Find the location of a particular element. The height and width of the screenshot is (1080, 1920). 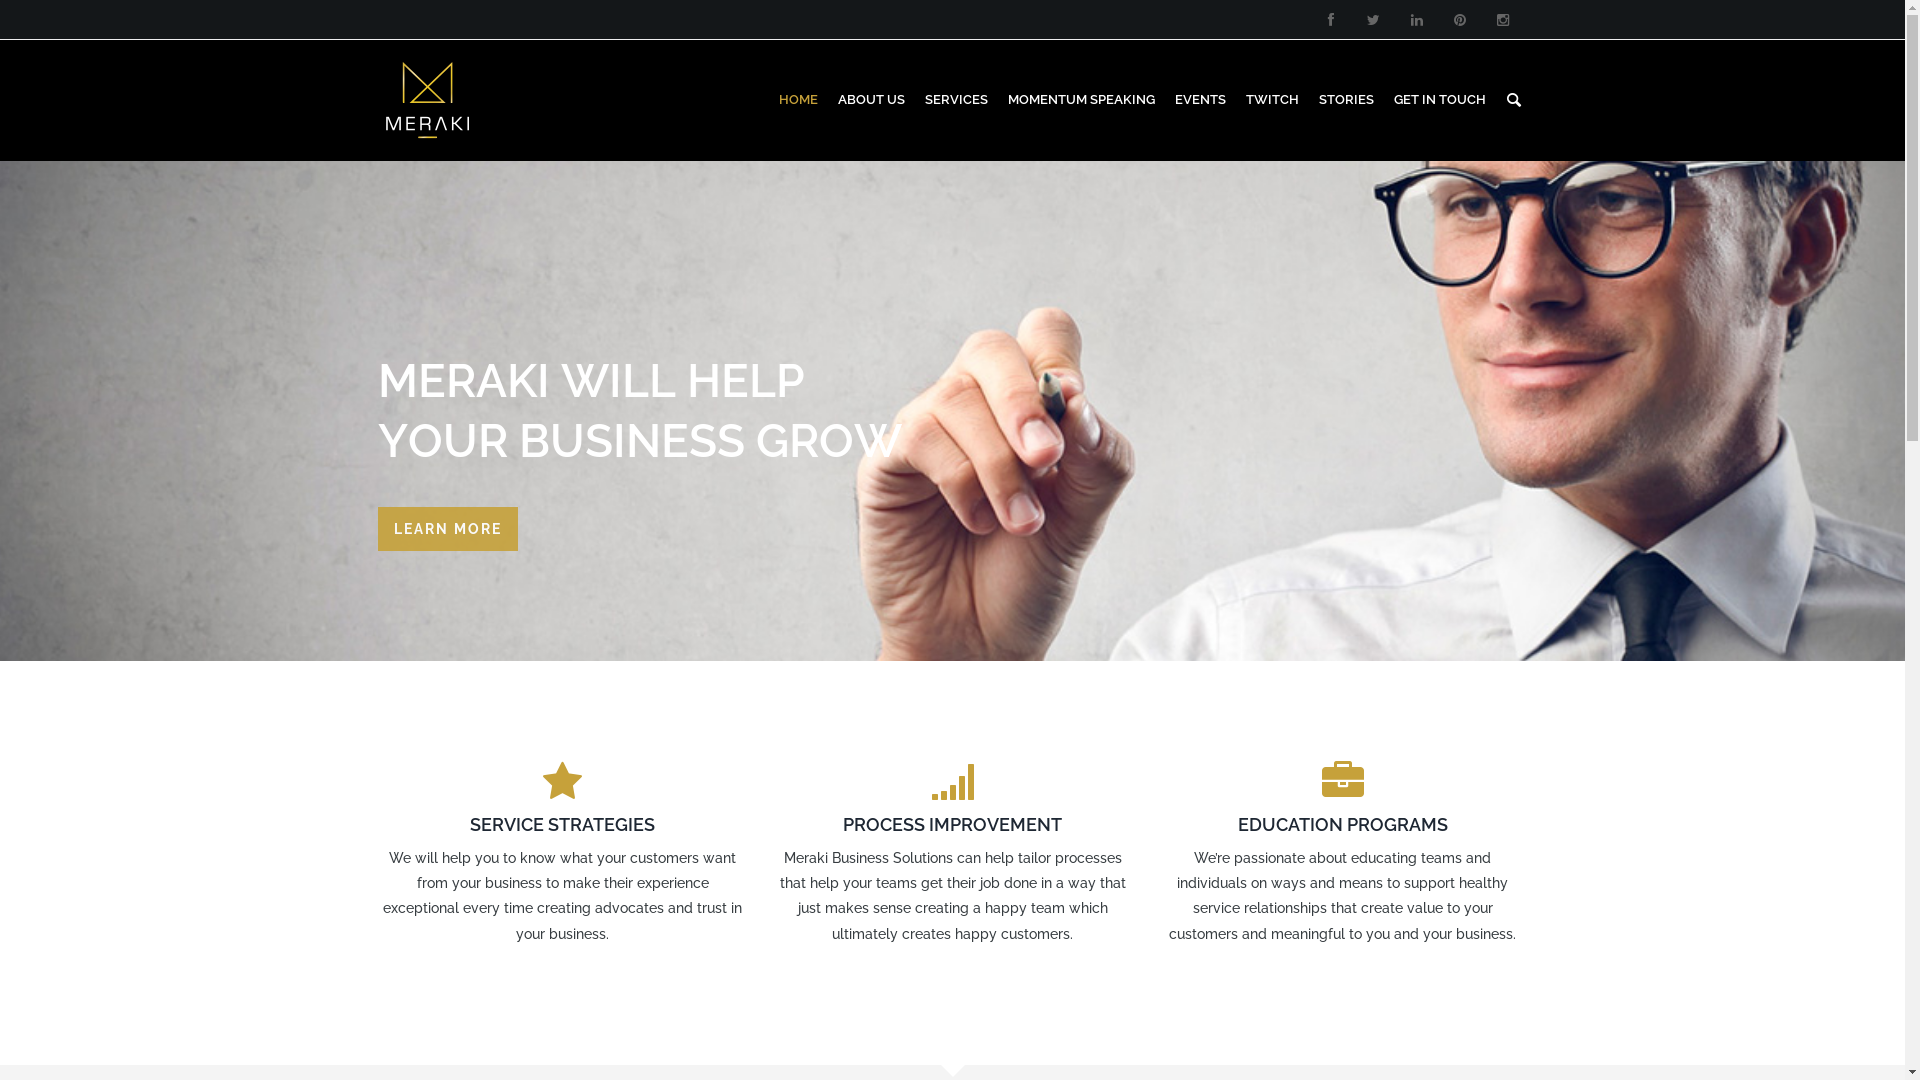

'linkedin' is located at coordinates (1395, 19).